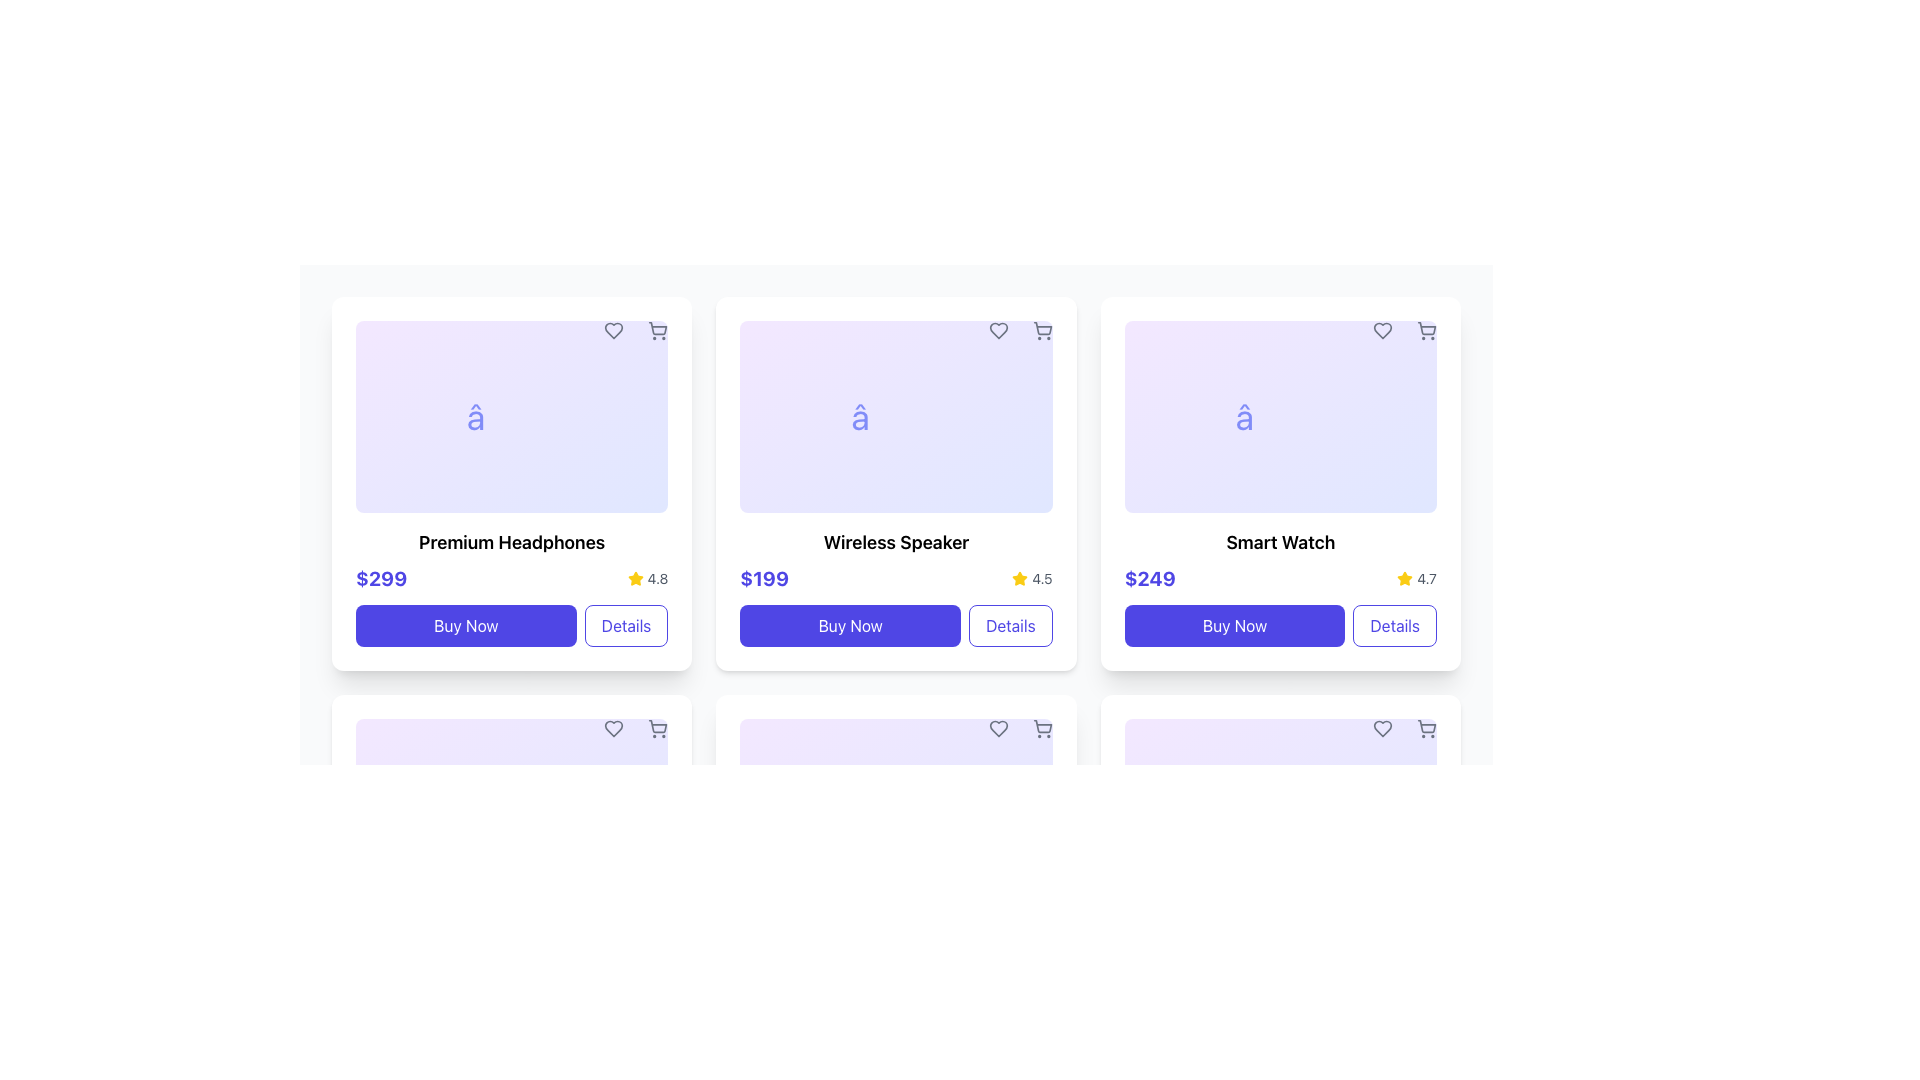 The height and width of the screenshot is (1080, 1920). I want to click on the text label displaying the rating '4.8' which is located adjacent to a yellow star icon in the first card of the first row, so click(657, 578).